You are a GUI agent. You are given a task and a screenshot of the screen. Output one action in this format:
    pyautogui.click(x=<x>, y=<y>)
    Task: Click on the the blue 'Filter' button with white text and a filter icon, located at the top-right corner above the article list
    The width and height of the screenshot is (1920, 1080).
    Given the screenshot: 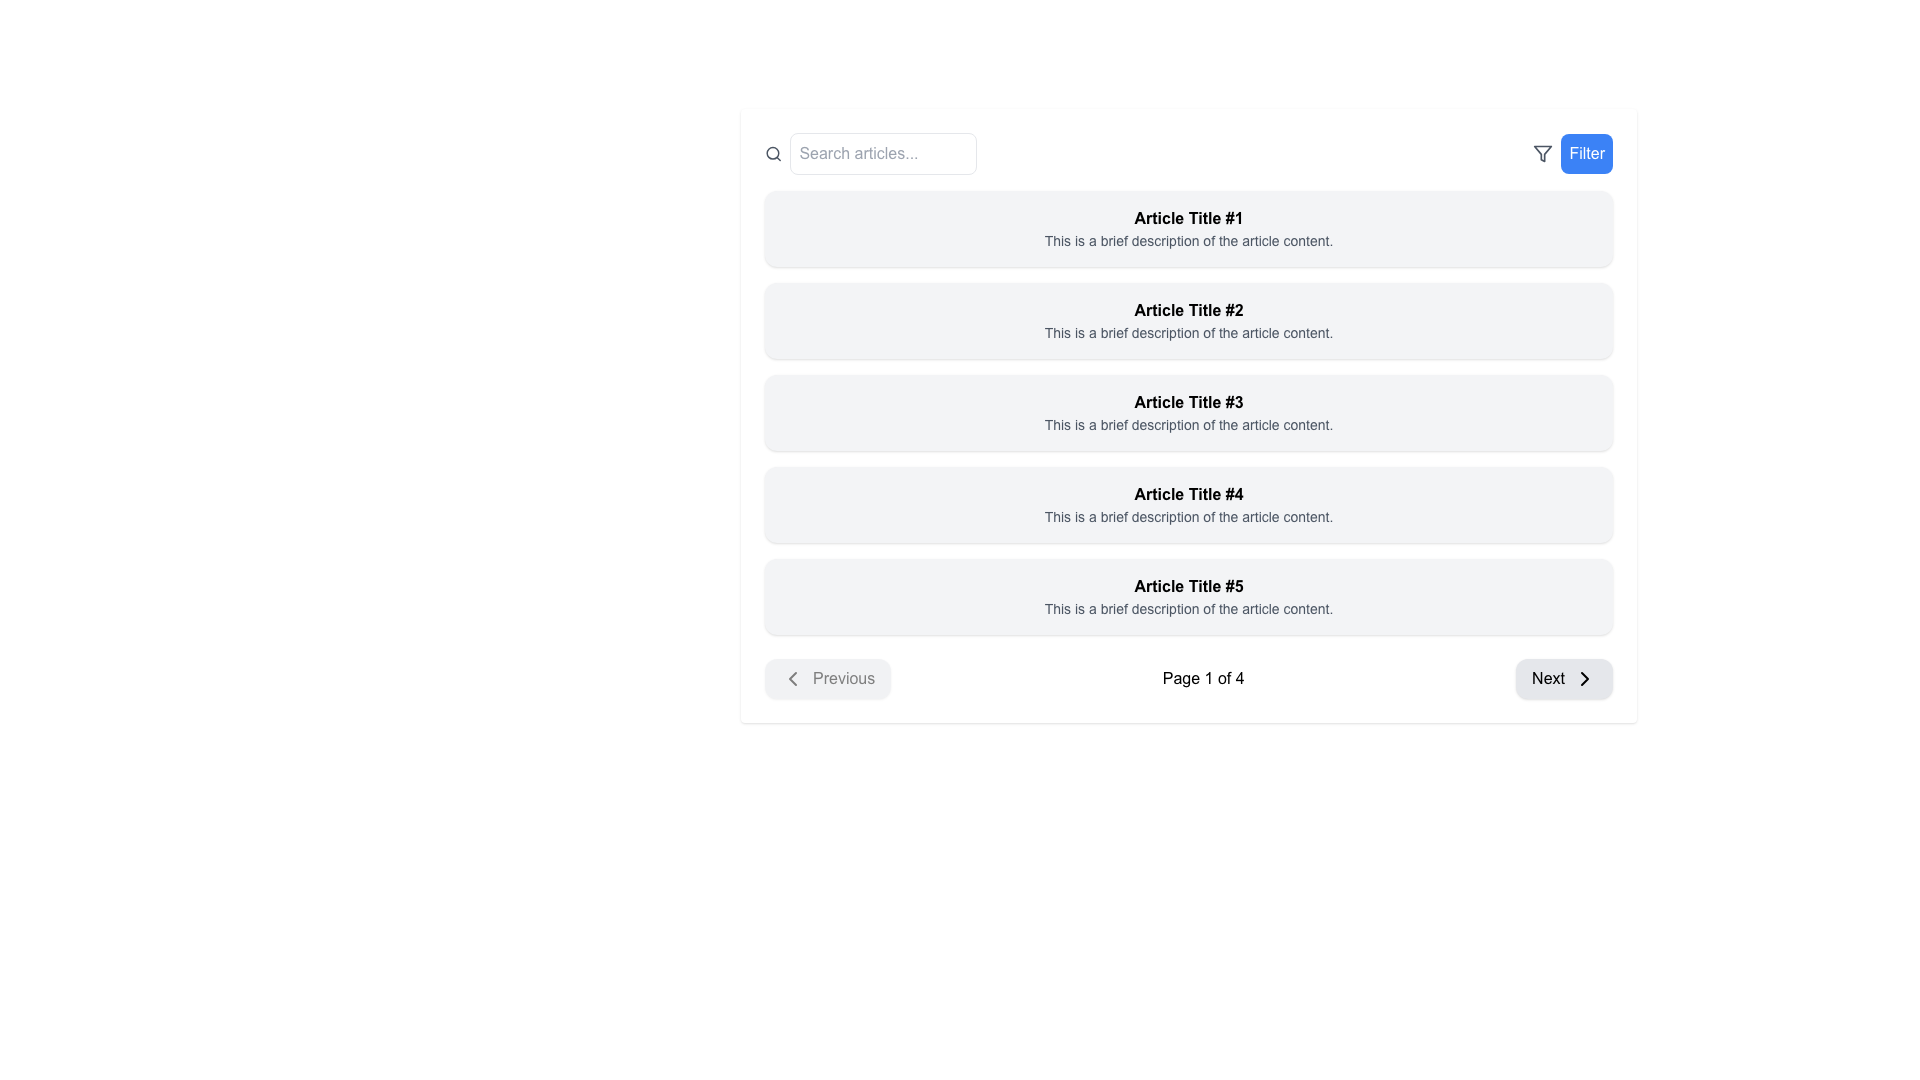 What is the action you would take?
    pyautogui.click(x=1572, y=153)
    